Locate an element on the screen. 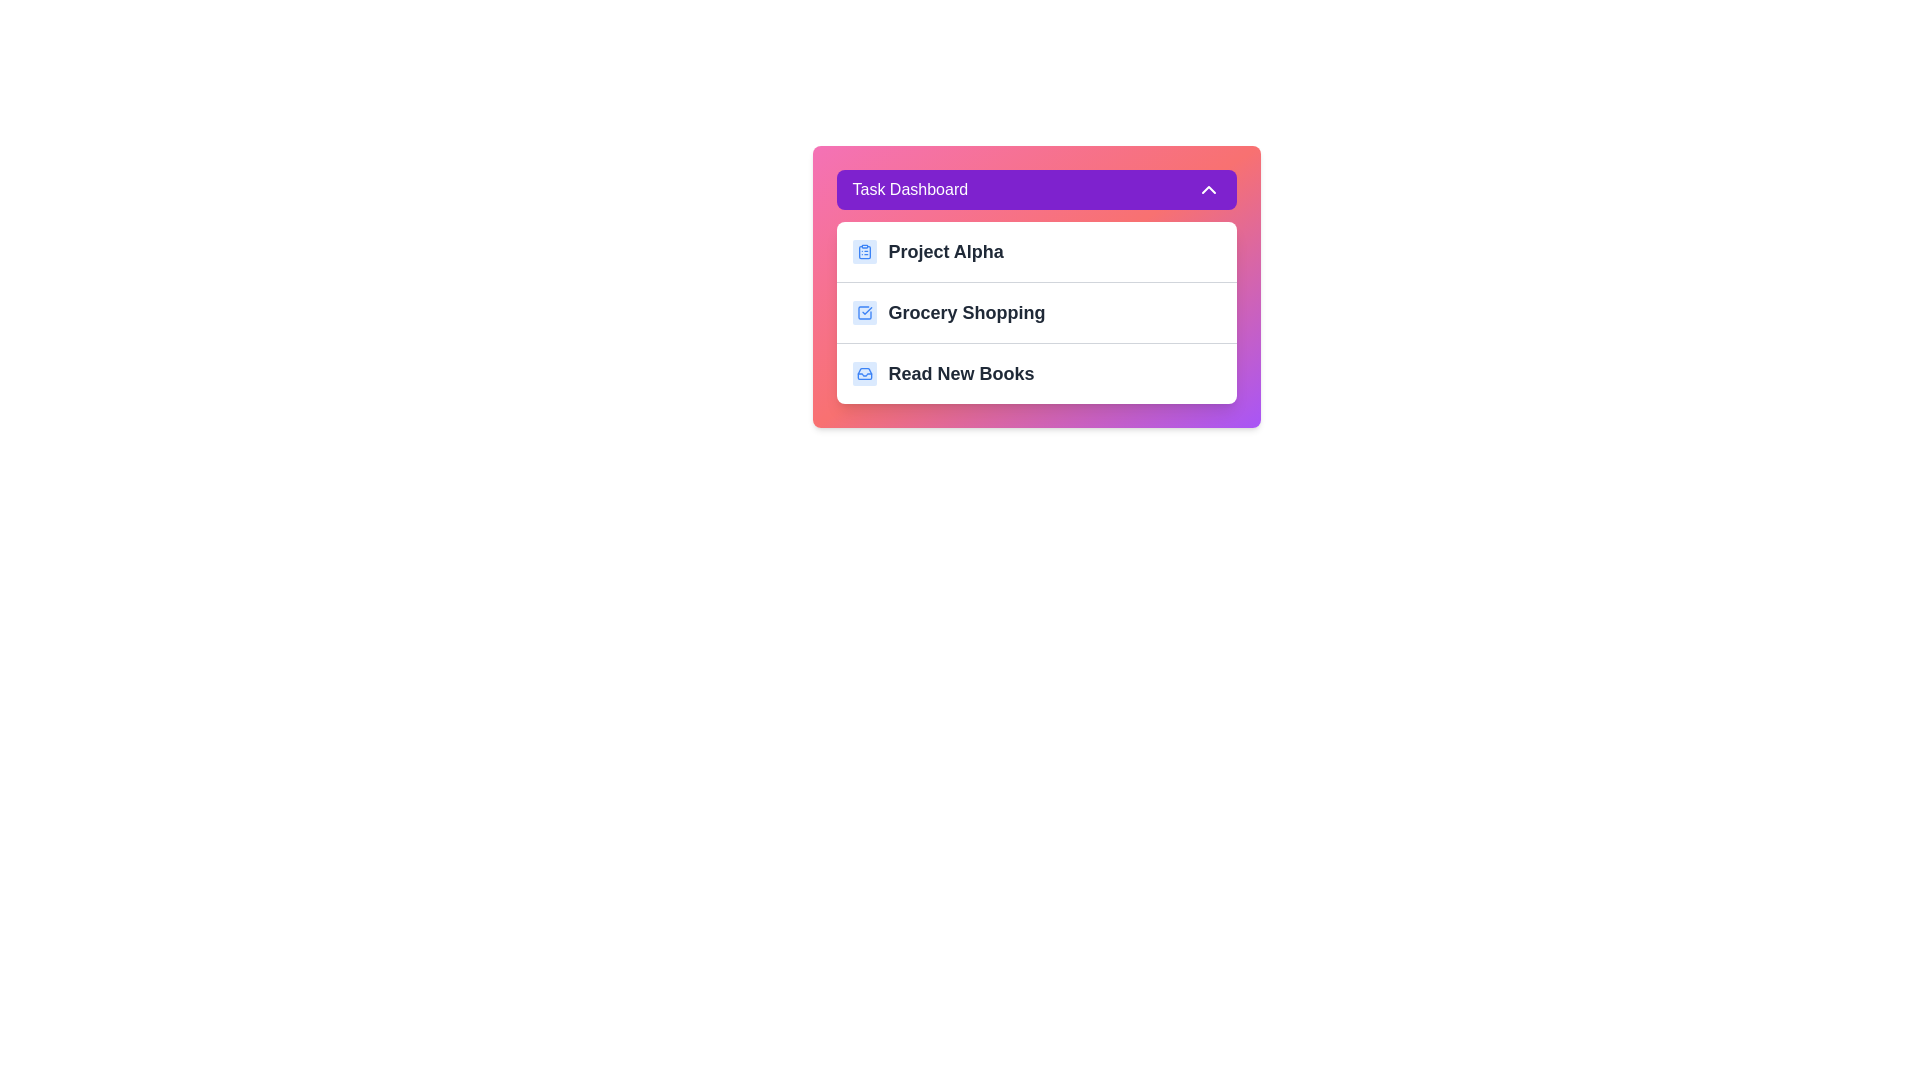  the blue check mark icon located on the left side before the text 'Grocery Shopping' is located at coordinates (864, 312).